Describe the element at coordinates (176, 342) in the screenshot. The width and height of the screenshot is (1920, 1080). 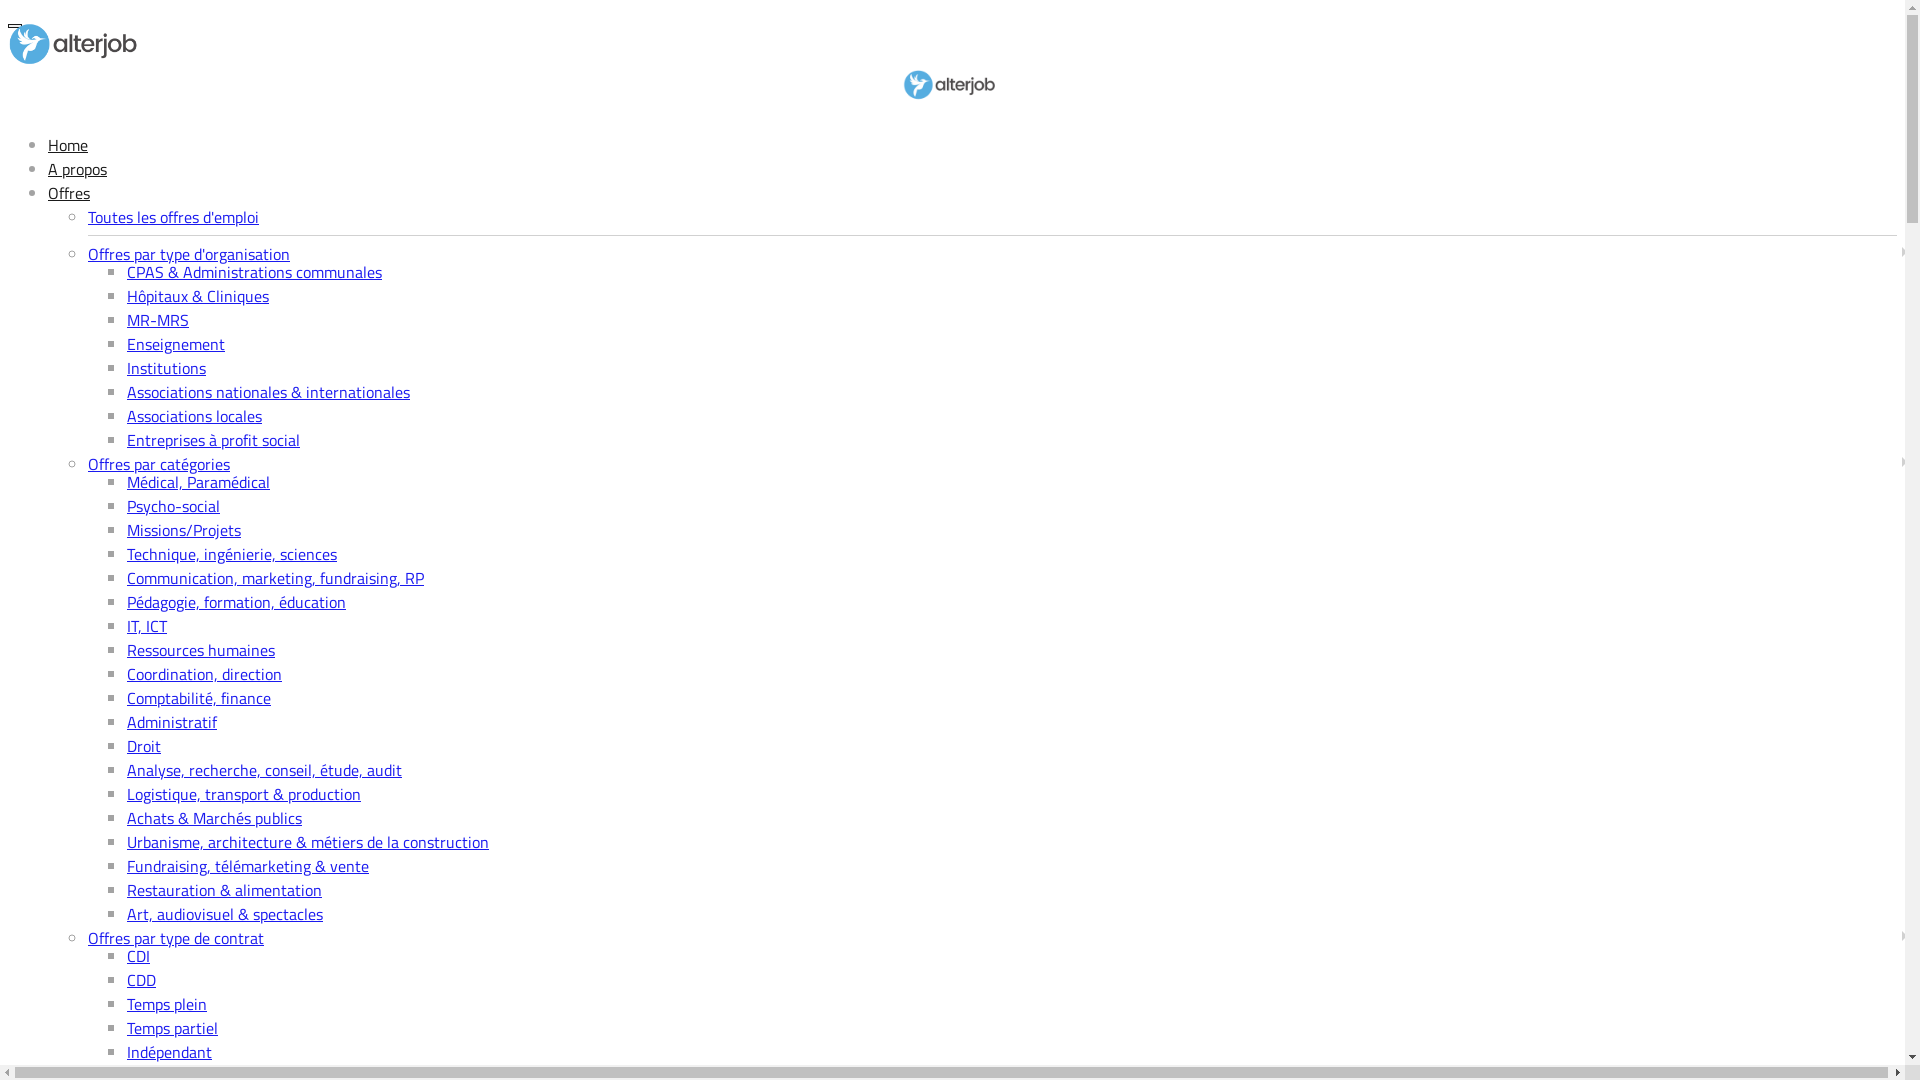
I see `'Enseignement'` at that location.